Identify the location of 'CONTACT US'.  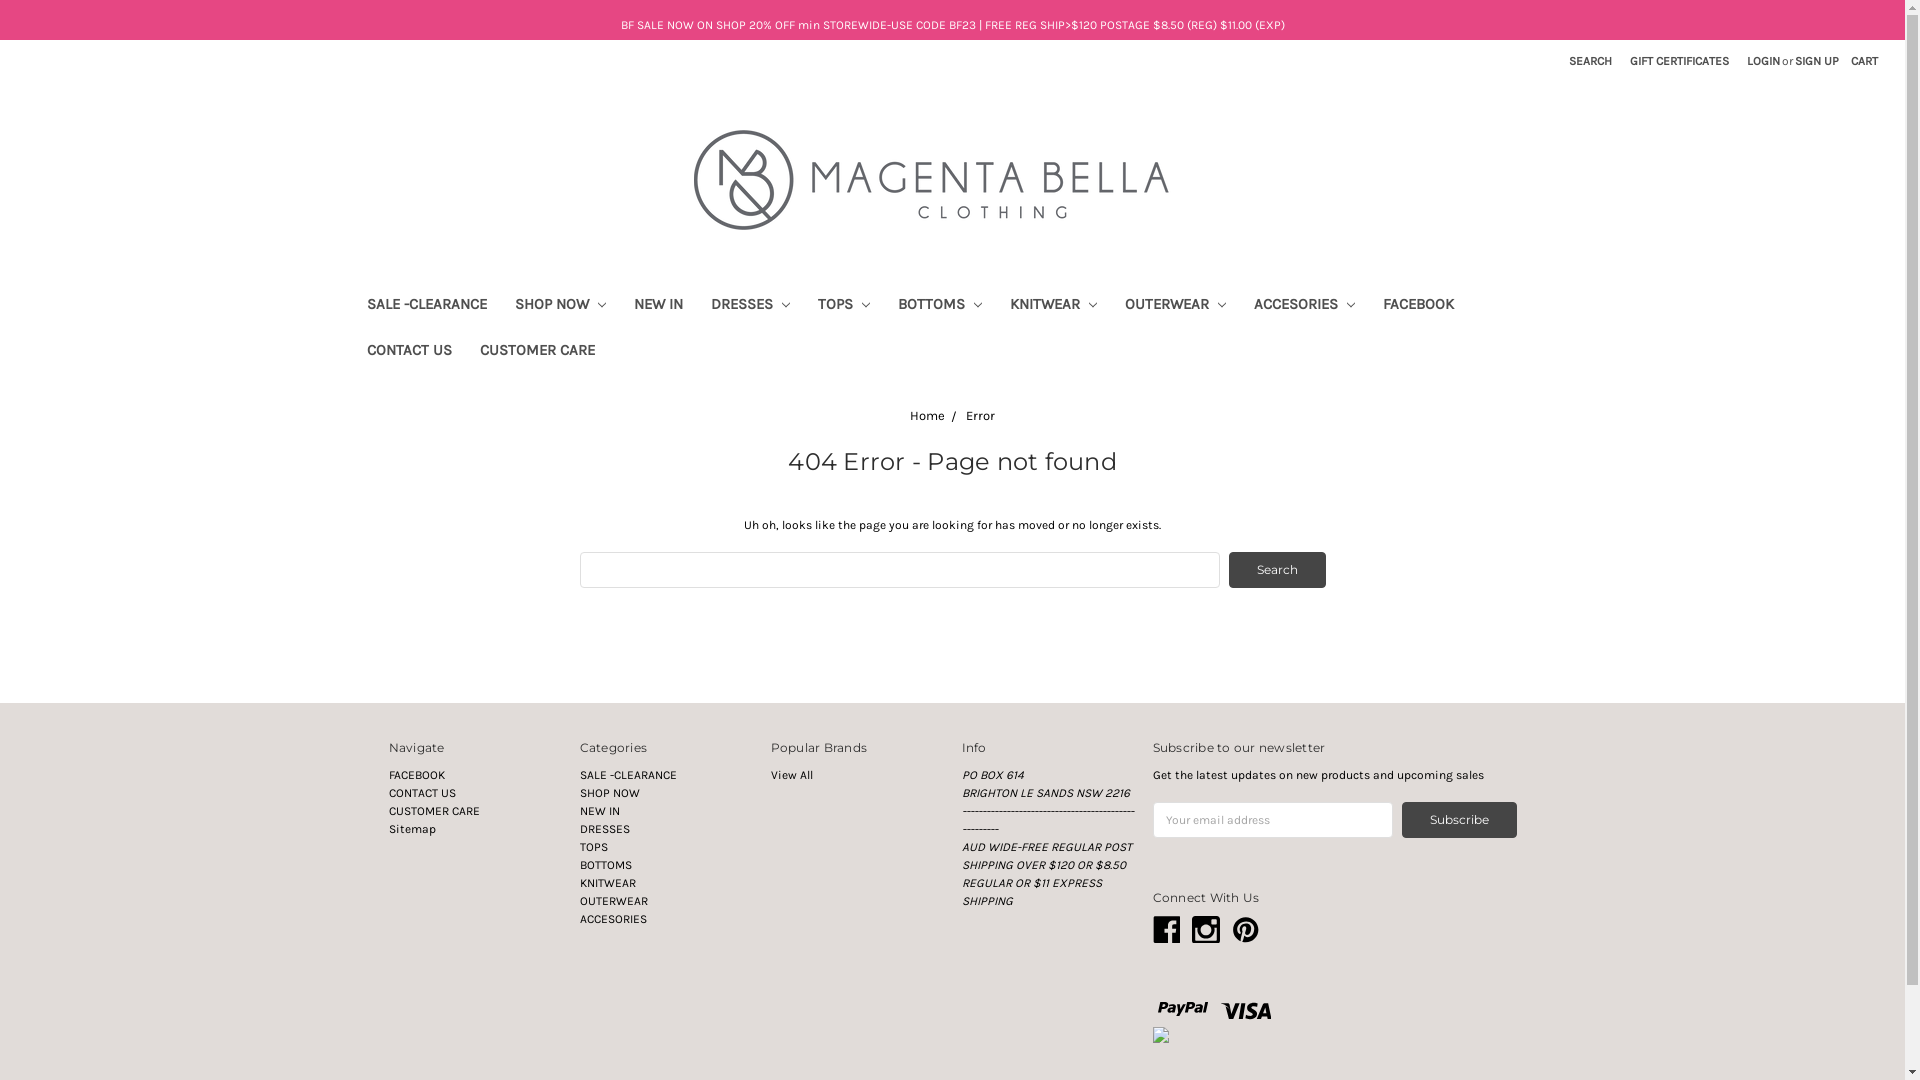
(351, 352).